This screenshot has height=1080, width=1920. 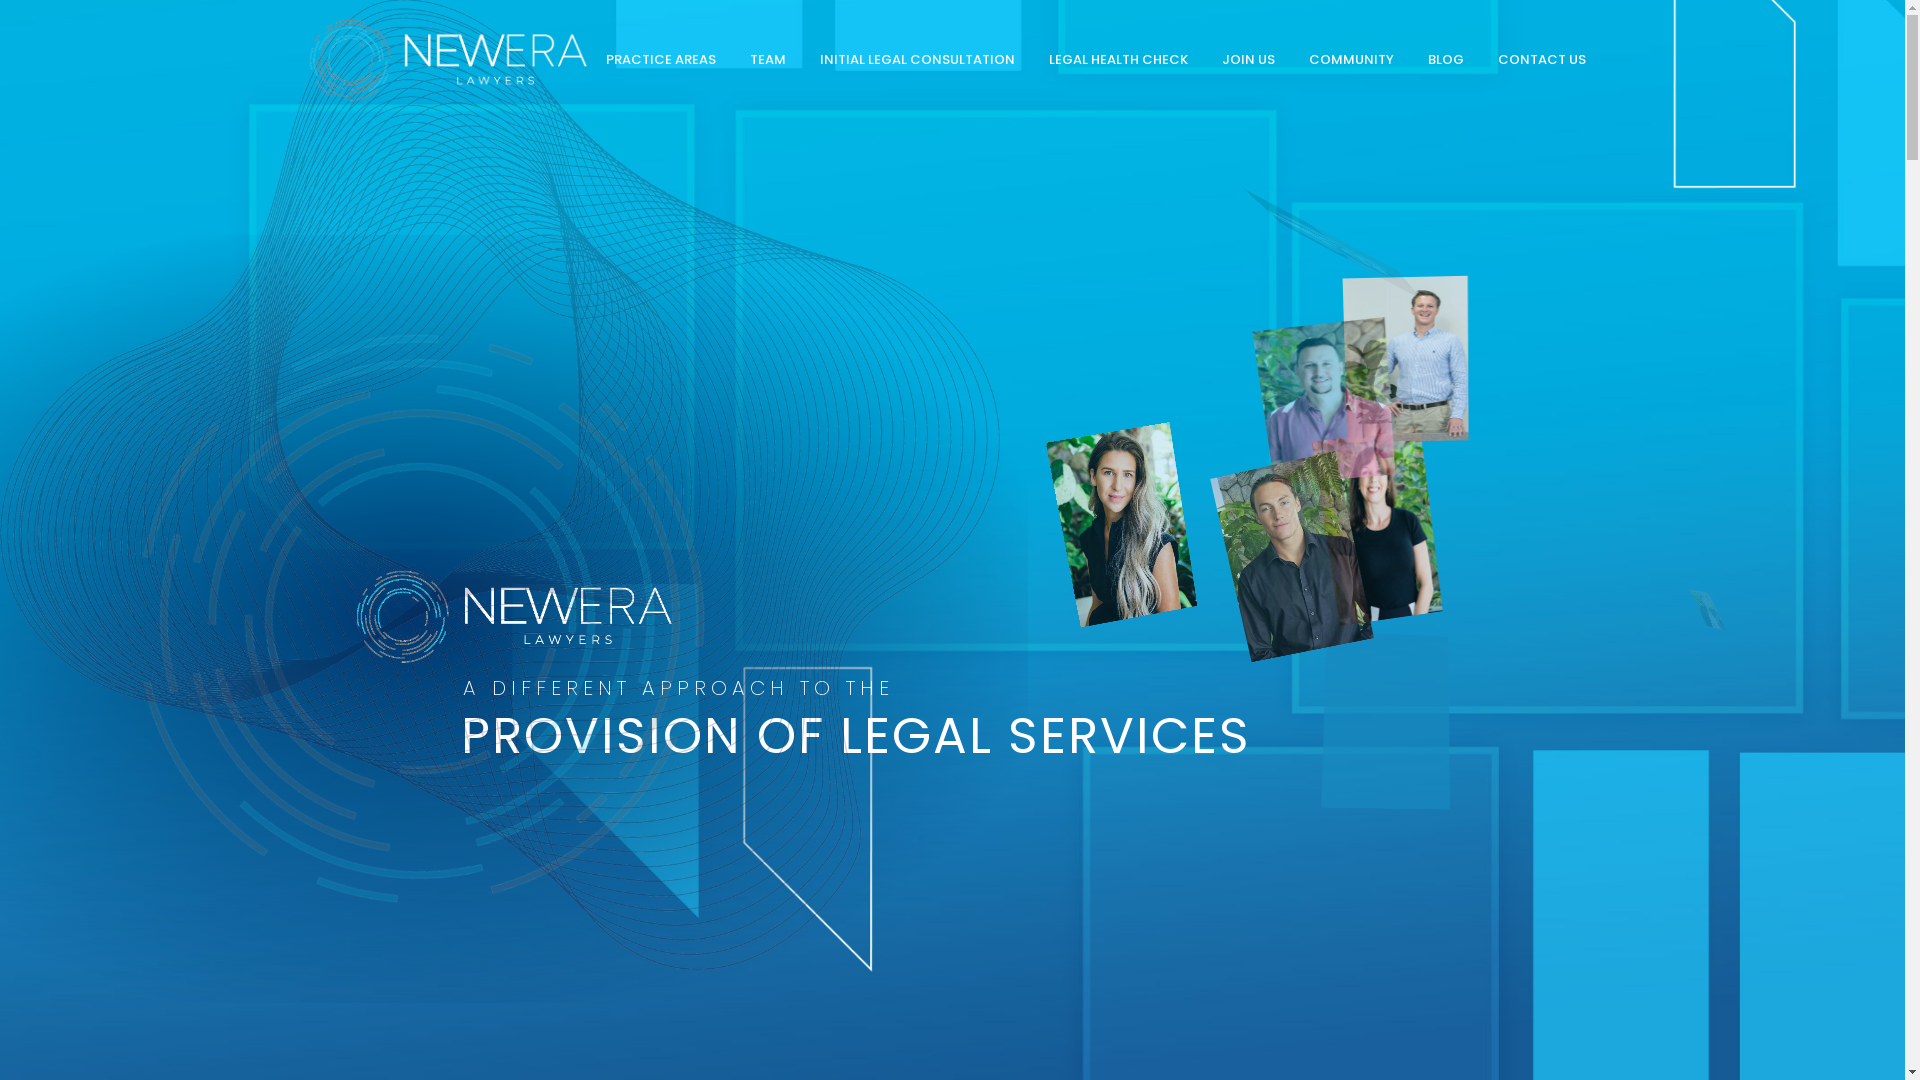 What do you see at coordinates (1351, 59) in the screenshot?
I see `'COMMUNITY'` at bounding box center [1351, 59].